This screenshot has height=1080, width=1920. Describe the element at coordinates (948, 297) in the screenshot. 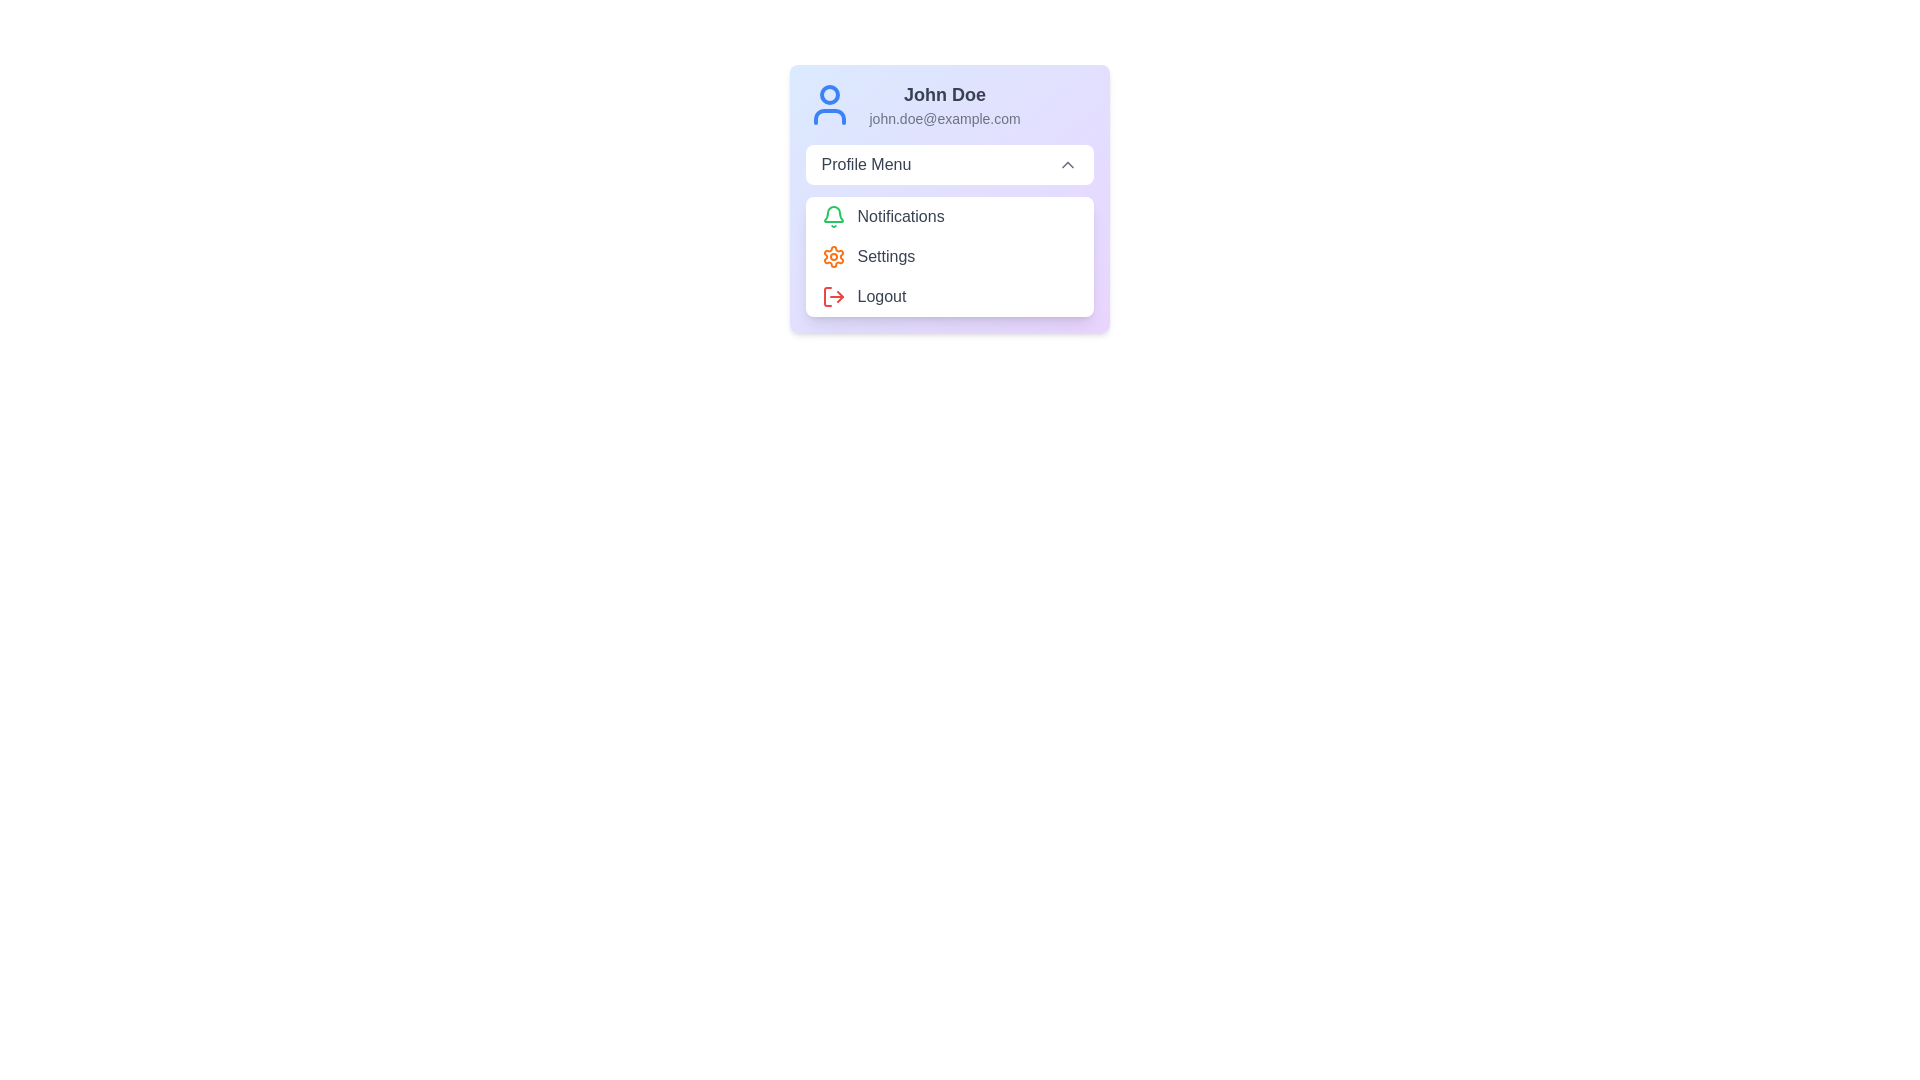

I see `the 'Logout' menu item located at the bottom of the dropdown panel` at that location.